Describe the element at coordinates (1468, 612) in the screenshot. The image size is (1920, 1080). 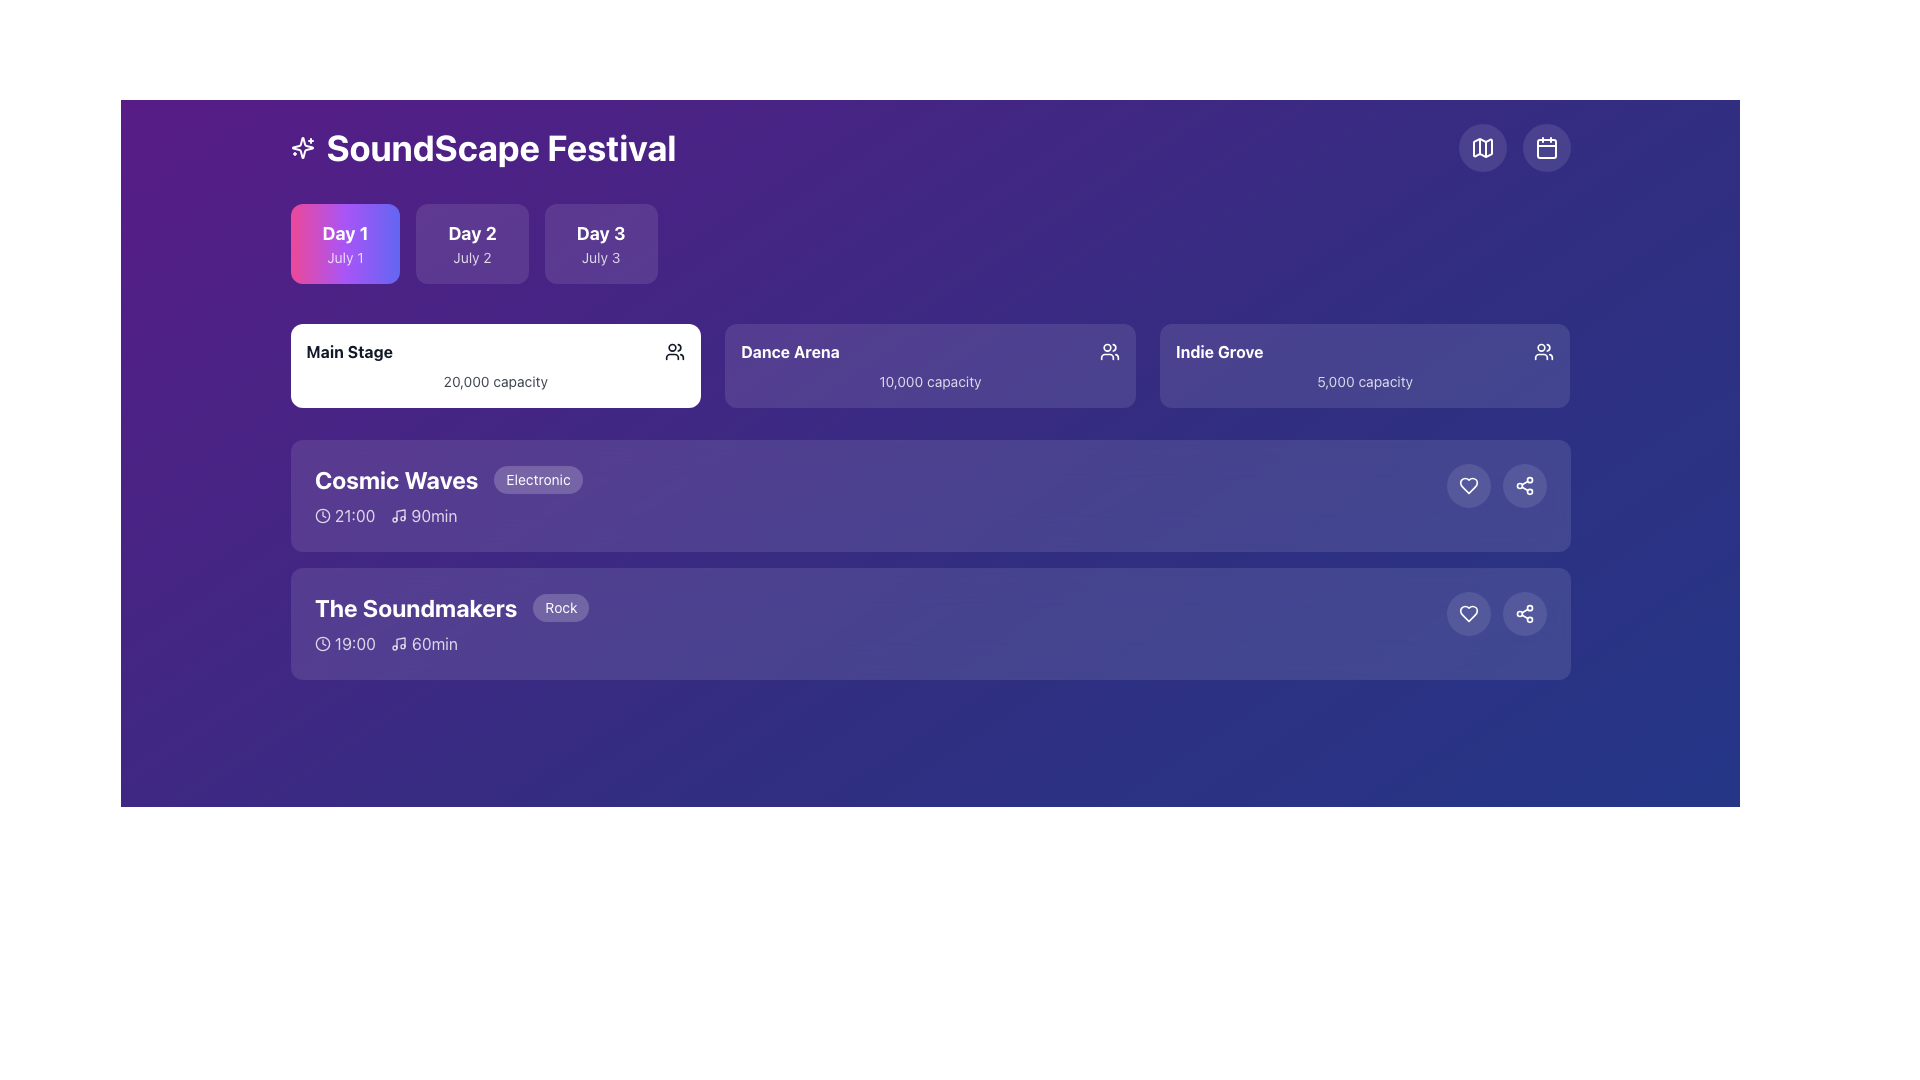
I see `the circular button with a heart symbol outlined in white, located in the lower row card section 'The Soundmakers', to observe styling changes` at that location.